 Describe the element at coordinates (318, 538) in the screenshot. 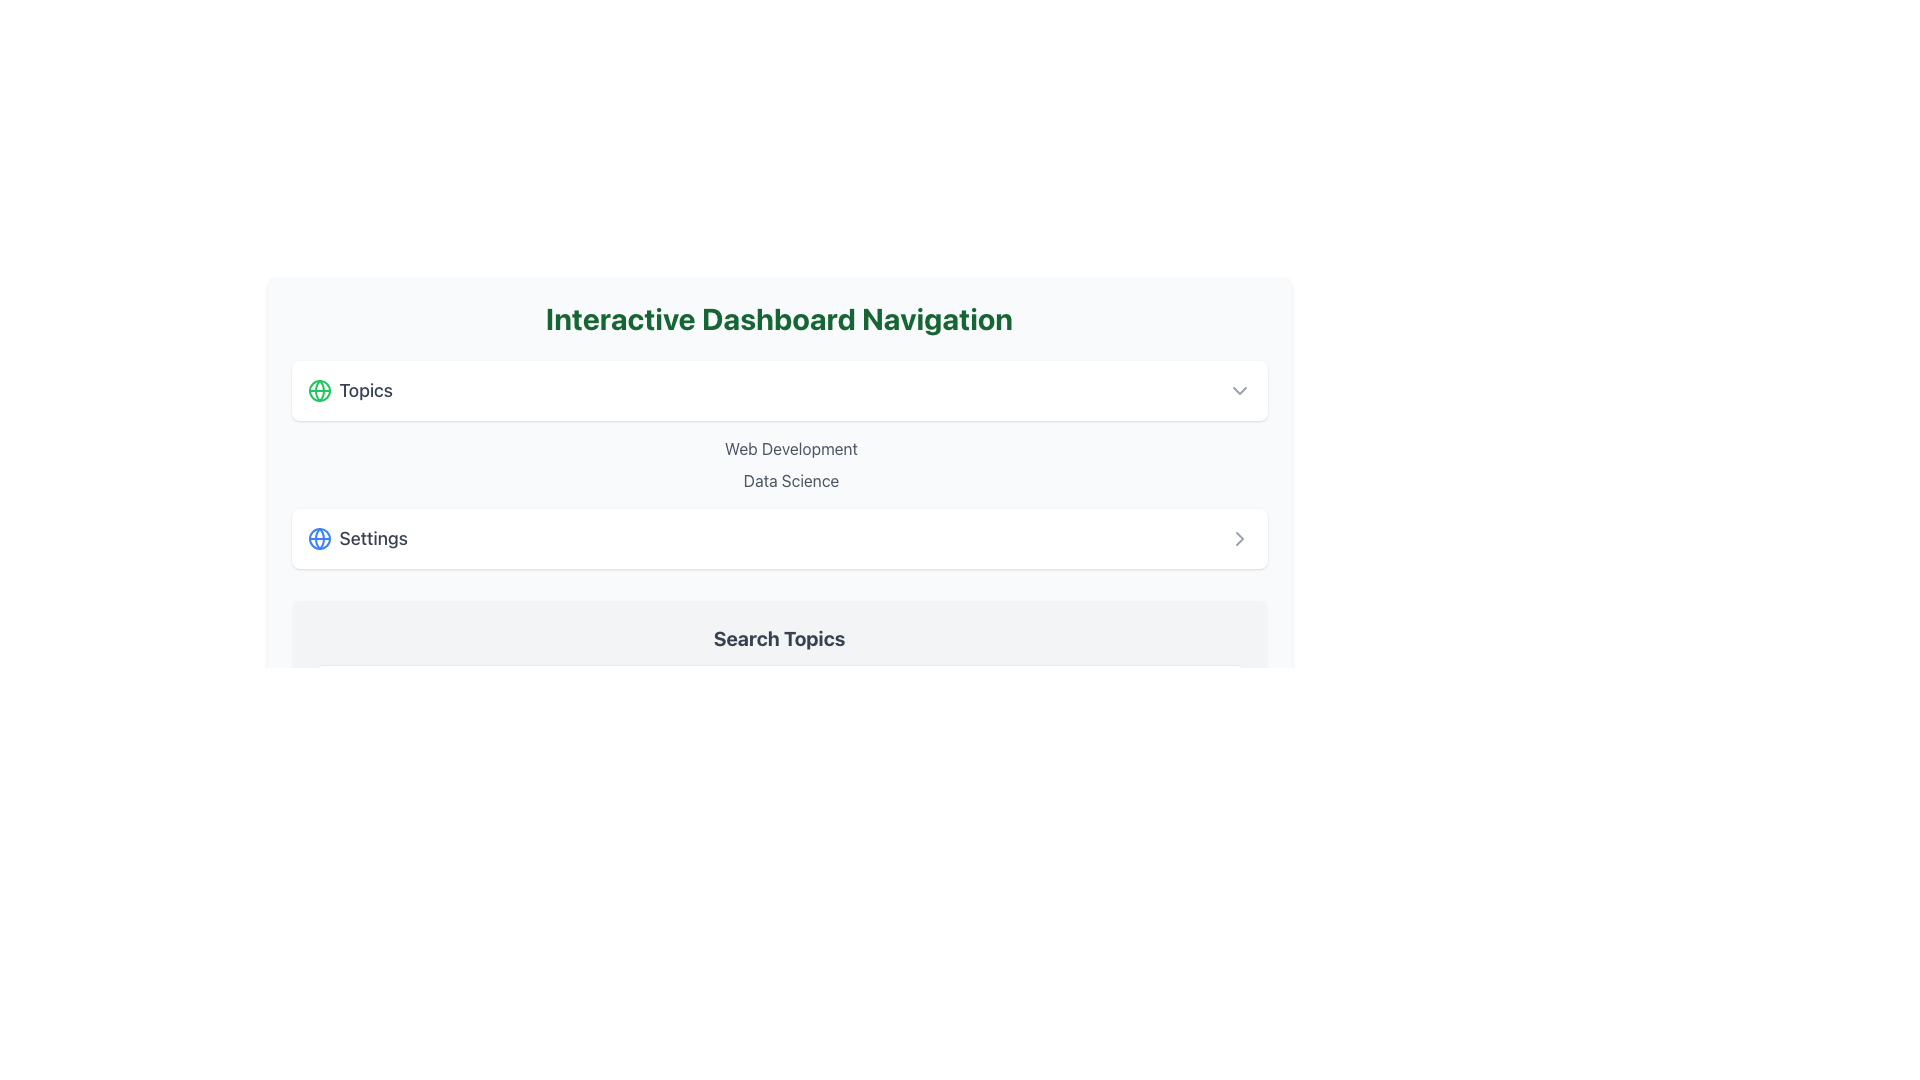

I see `the circular element within the globe icon associated with the 'Topics' item in the dashboard` at that location.